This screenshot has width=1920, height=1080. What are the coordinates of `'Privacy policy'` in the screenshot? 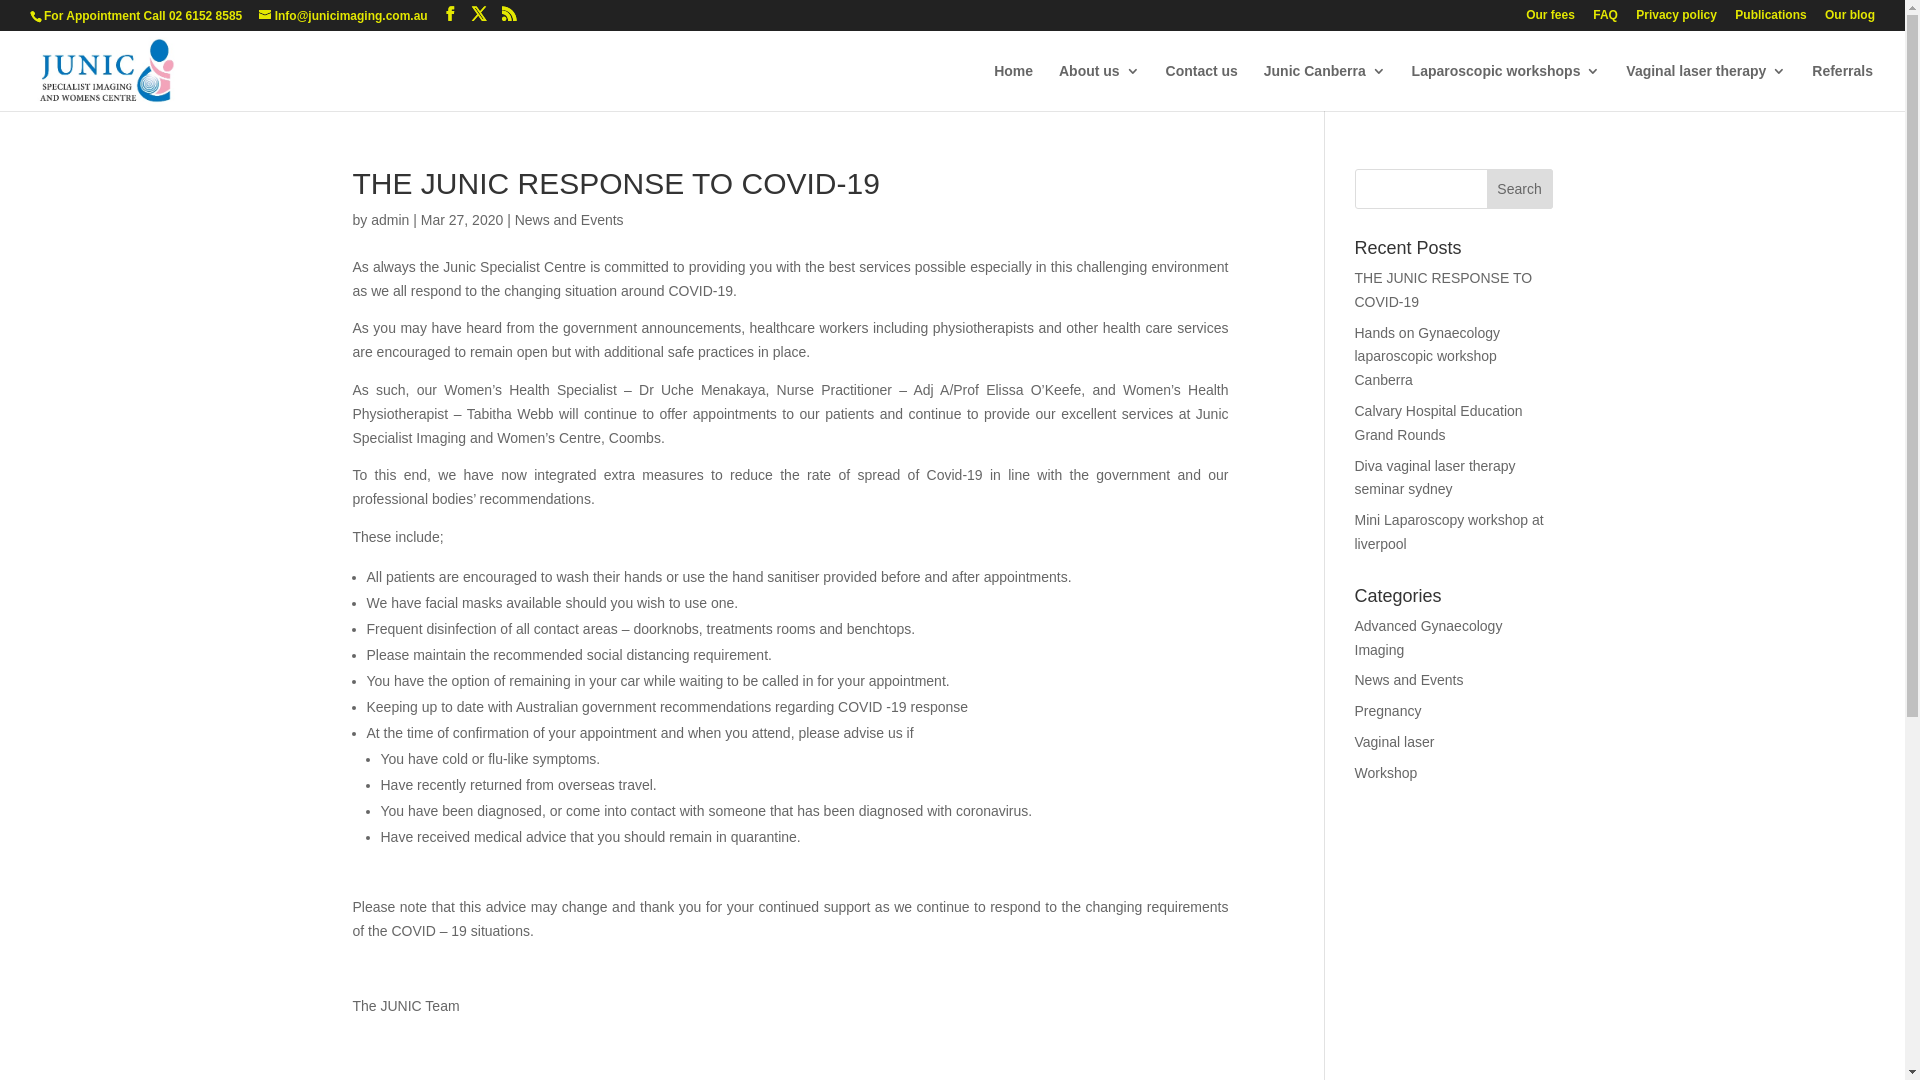 It's located at (1676, 19).